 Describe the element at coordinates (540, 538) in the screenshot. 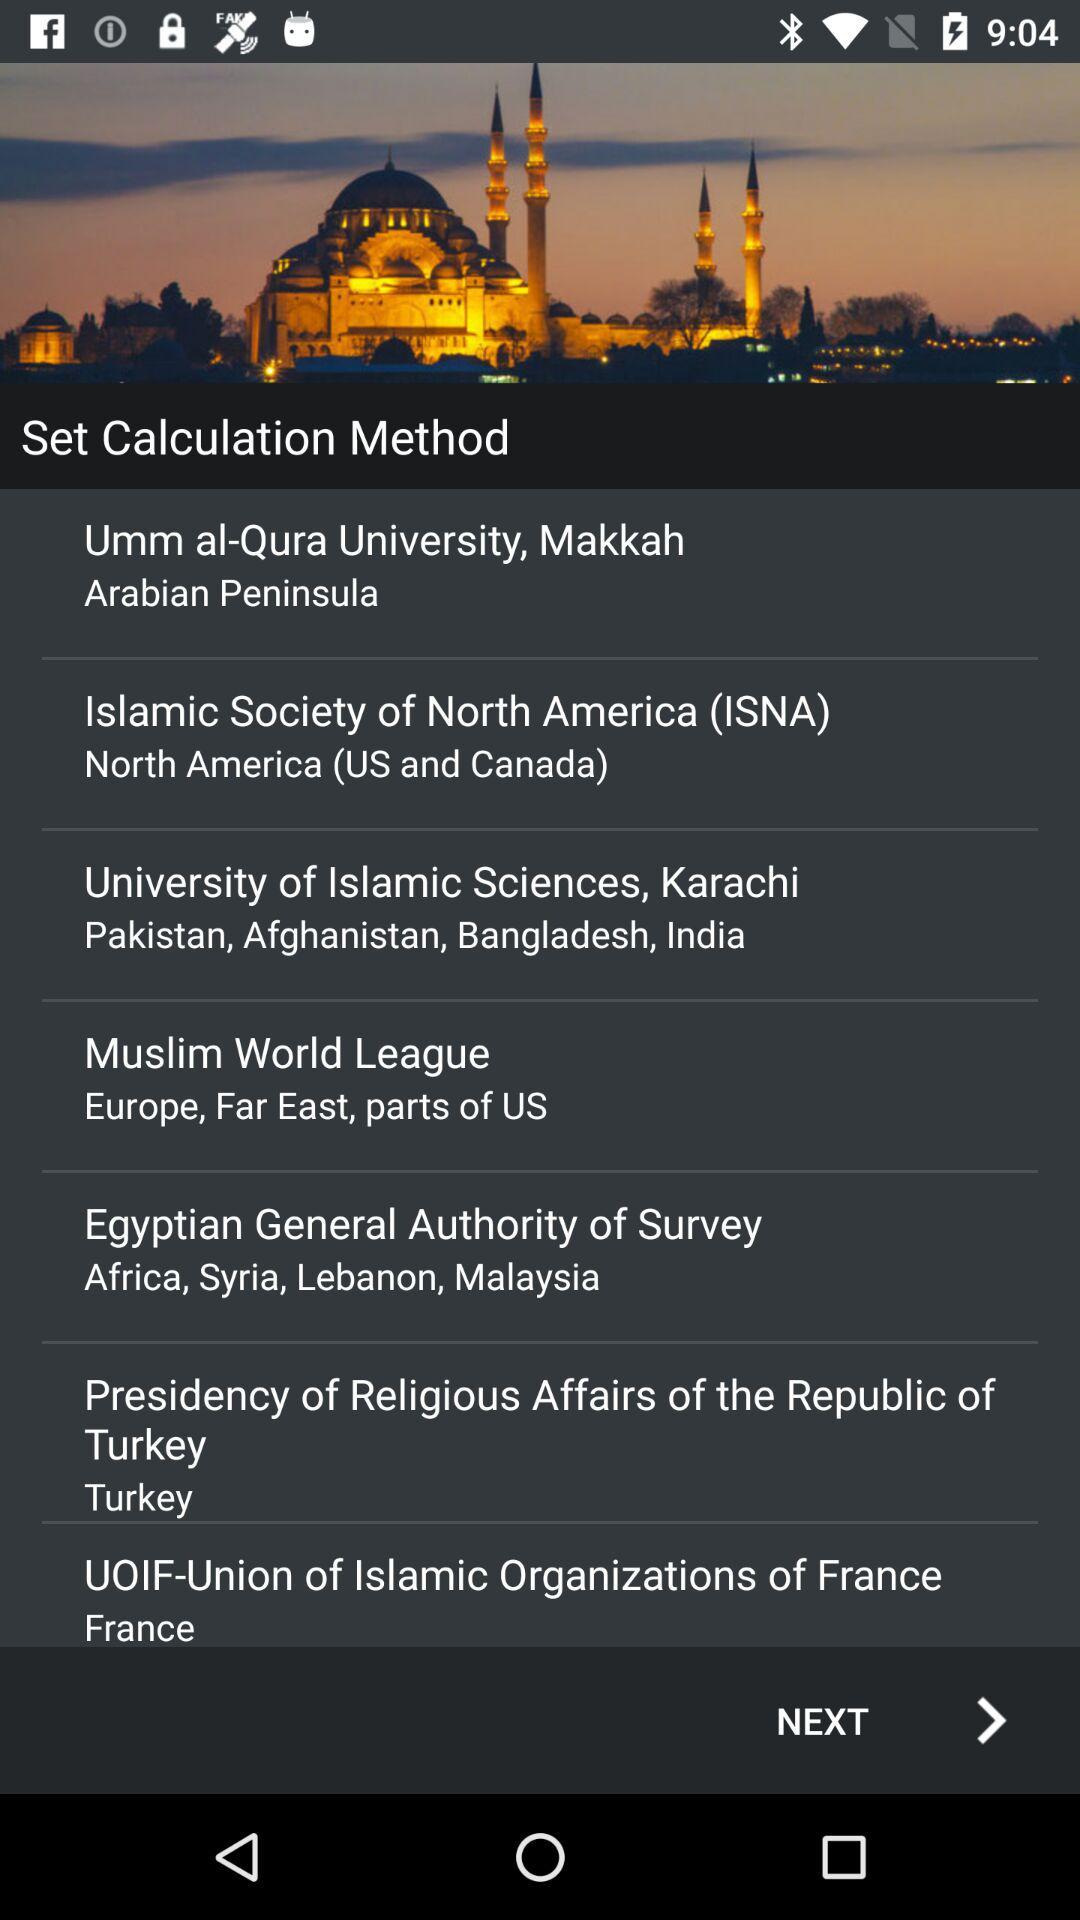

I see `item below the set calculation method icon` at that location.